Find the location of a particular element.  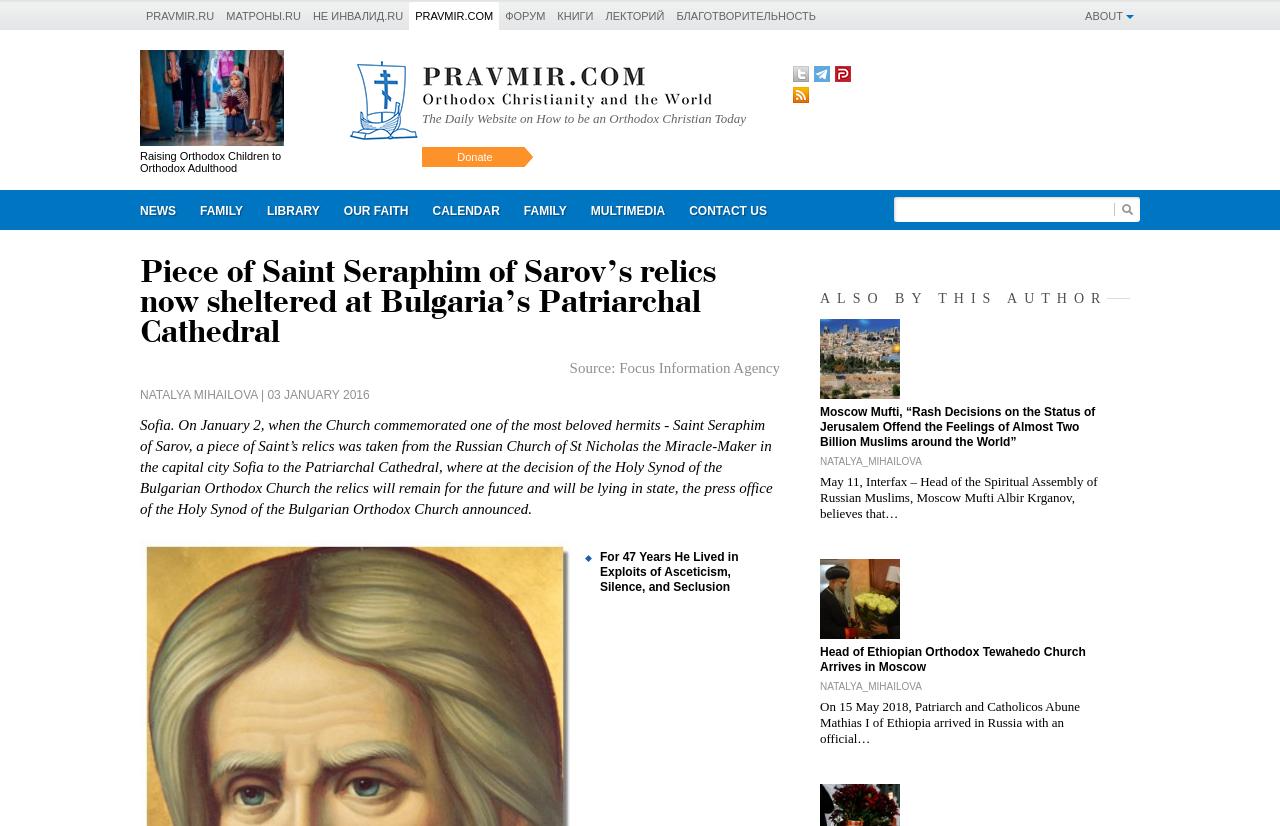

'About' is located at coordinates (1103, 16).